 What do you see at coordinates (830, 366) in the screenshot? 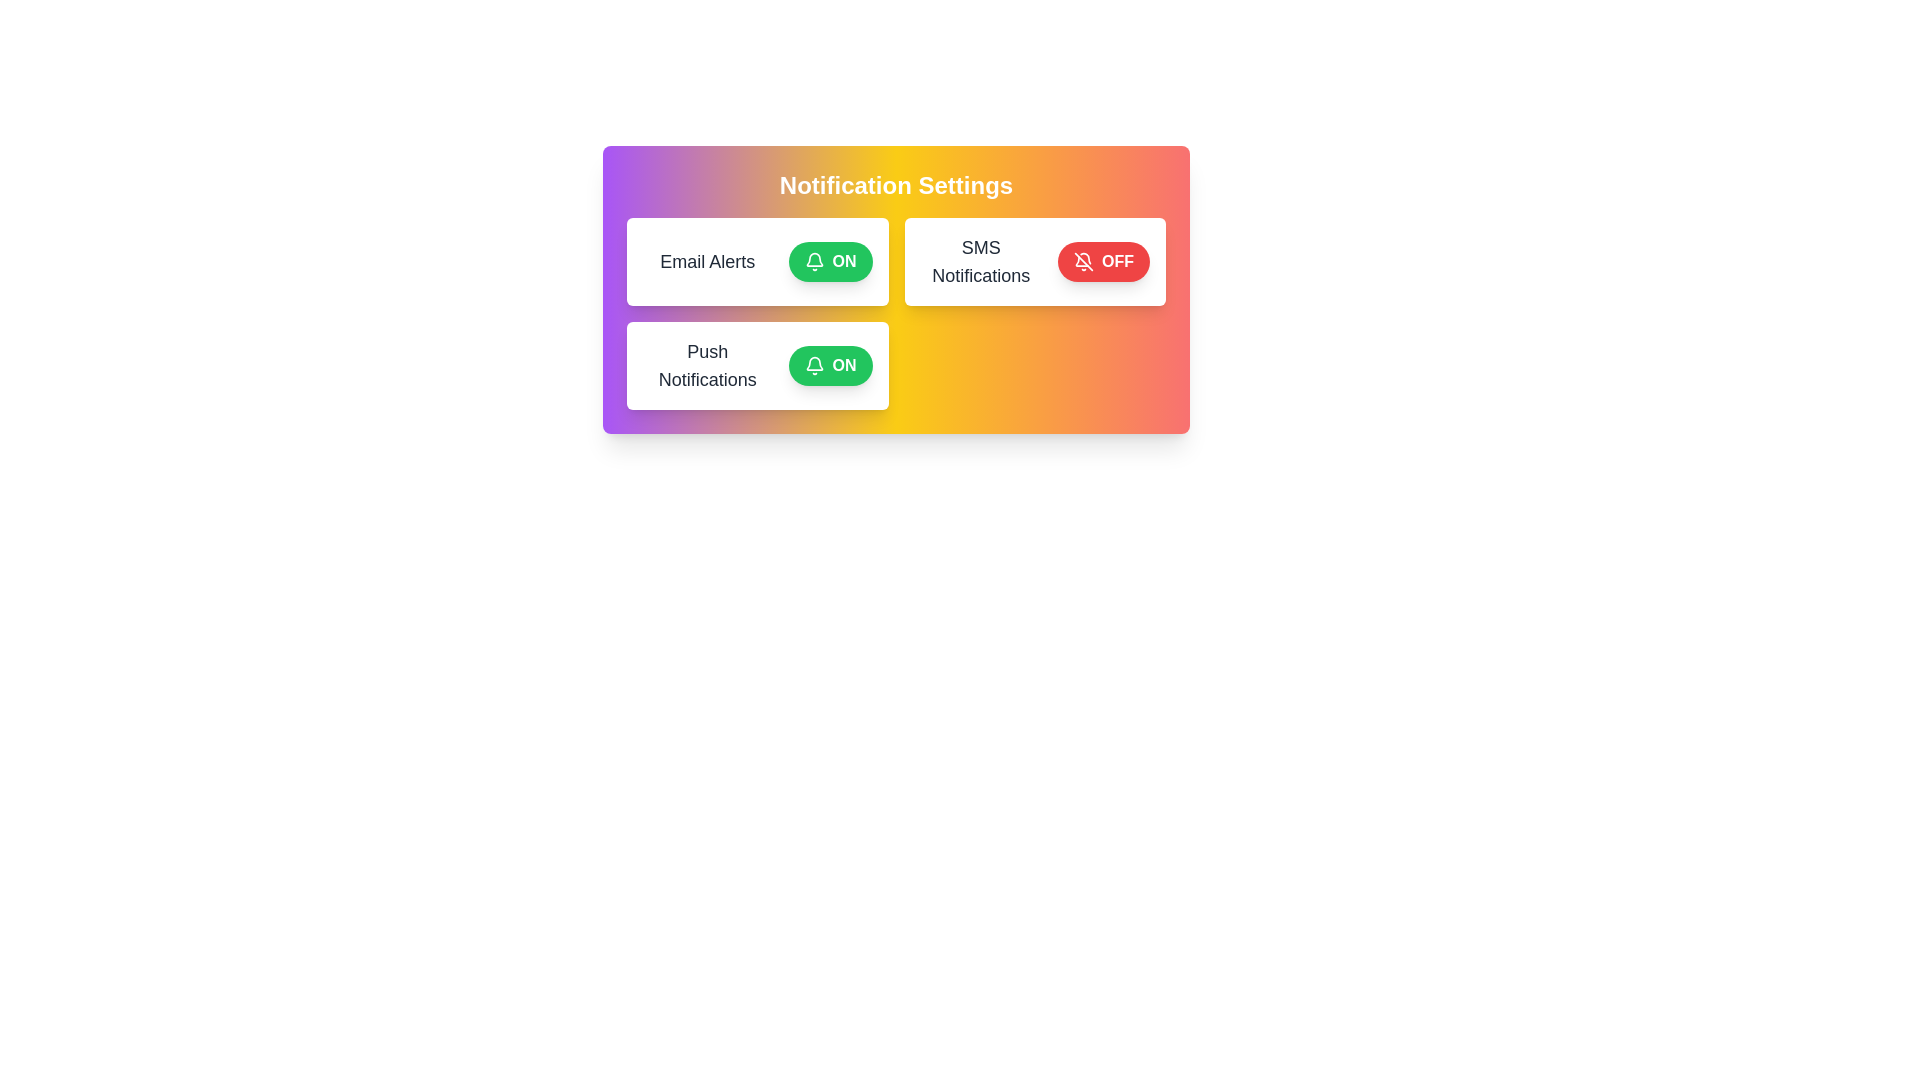
I see `the button corresponding to Push Notifications` at bounding box center [830, 366].